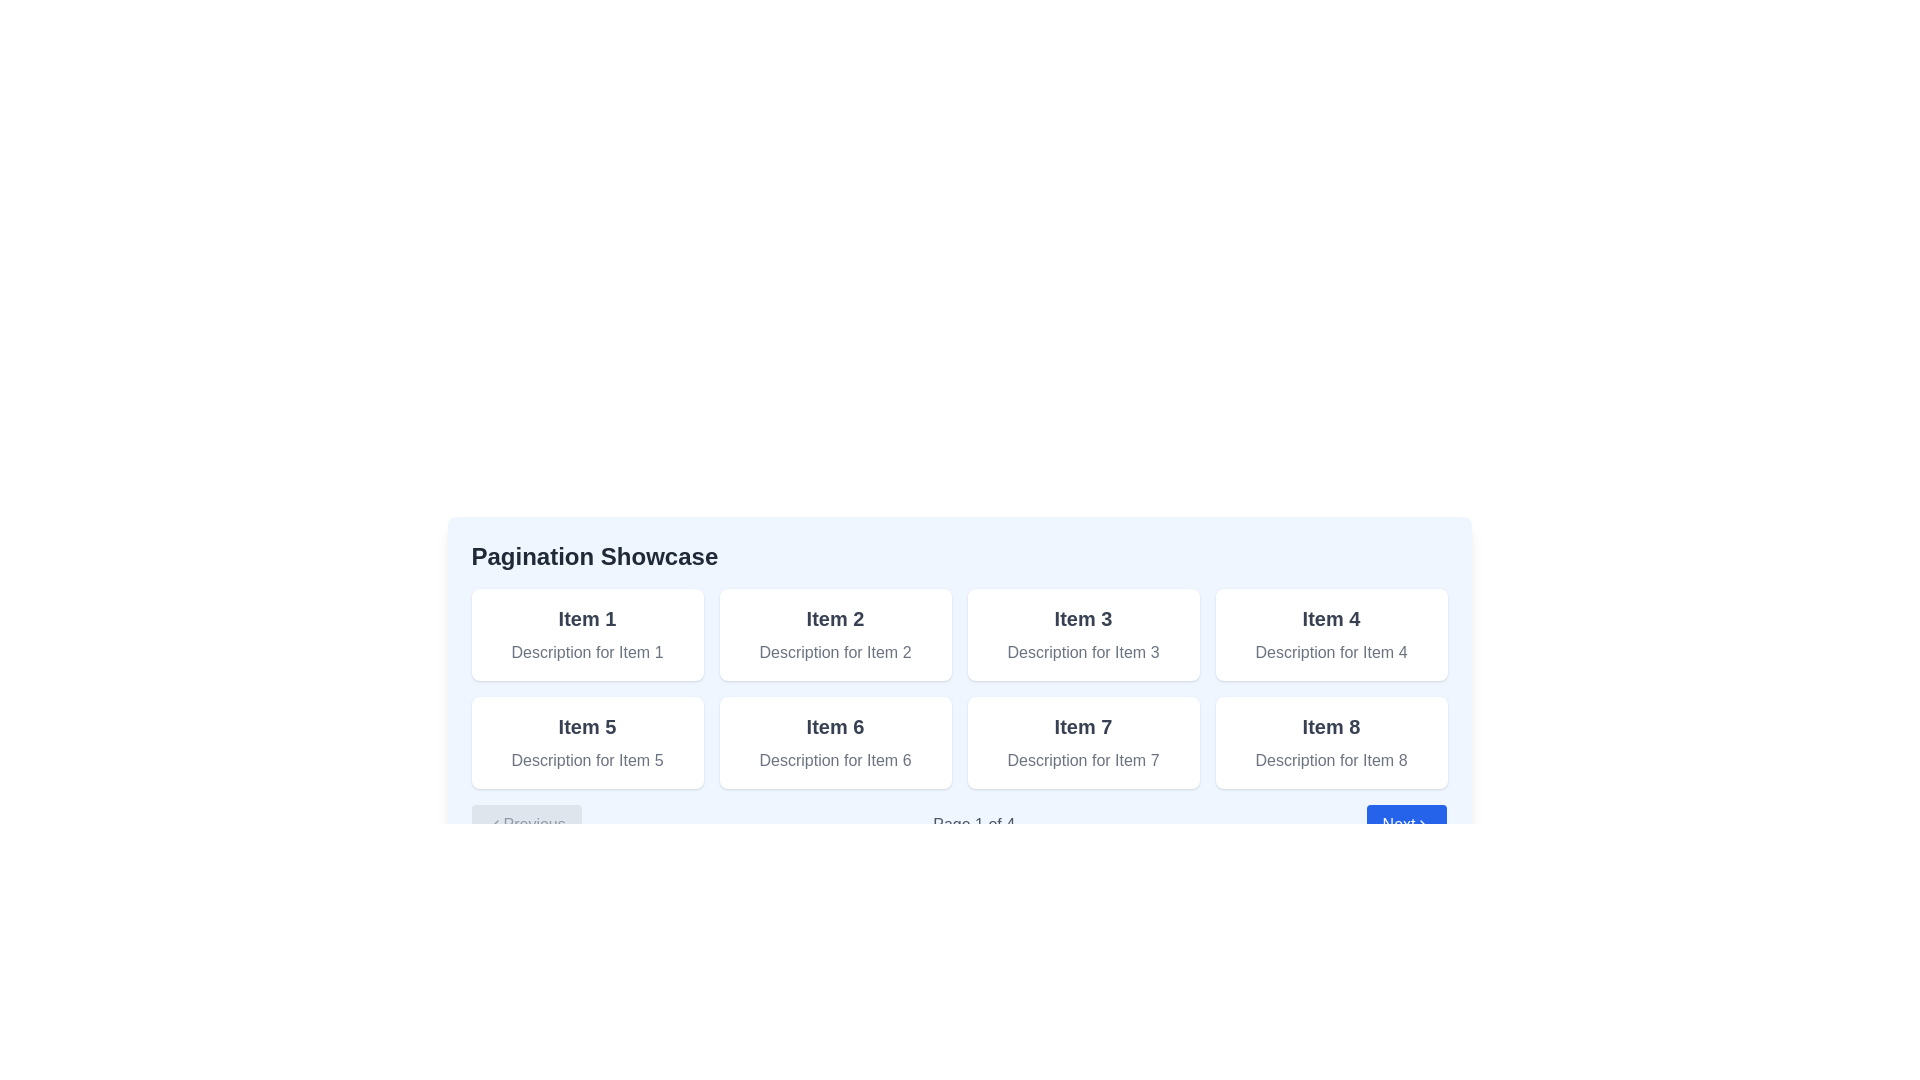 This screenshot has width=1920, height=1080. I want to click on the Text label that displays 'Item 5', which is bold and dark gray in color, located in the second row of the grid layout, so click(586, 726).